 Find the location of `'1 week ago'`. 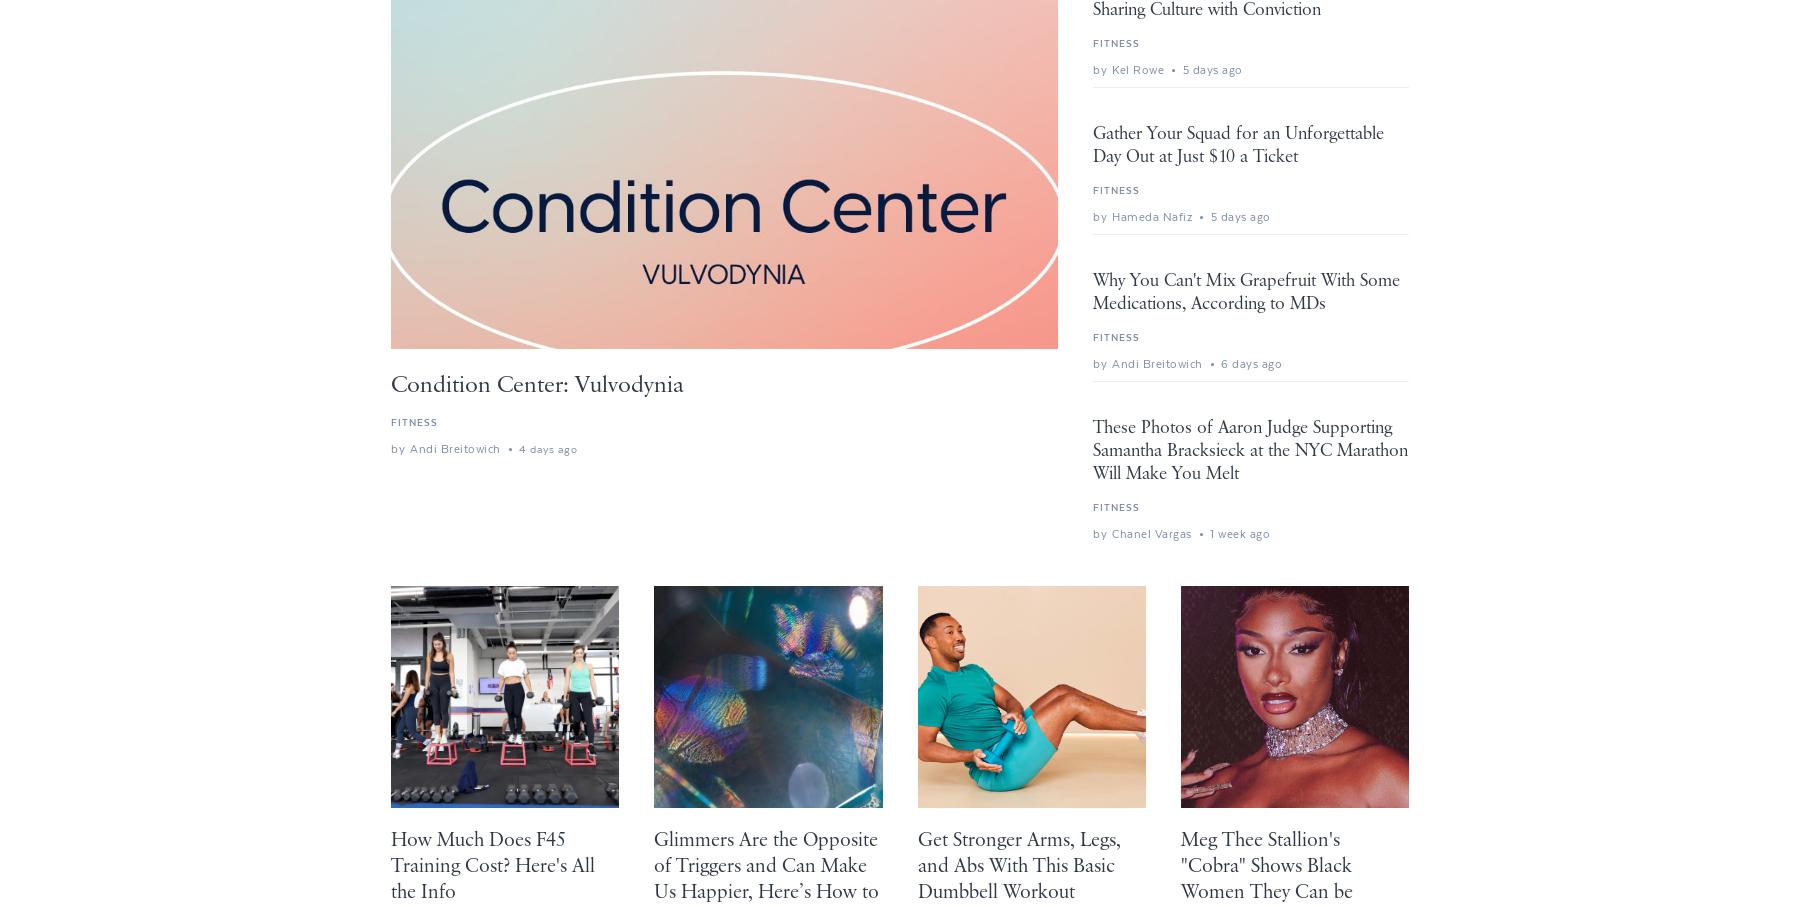

'1 week ago' is located at coordinates (1240, 533).